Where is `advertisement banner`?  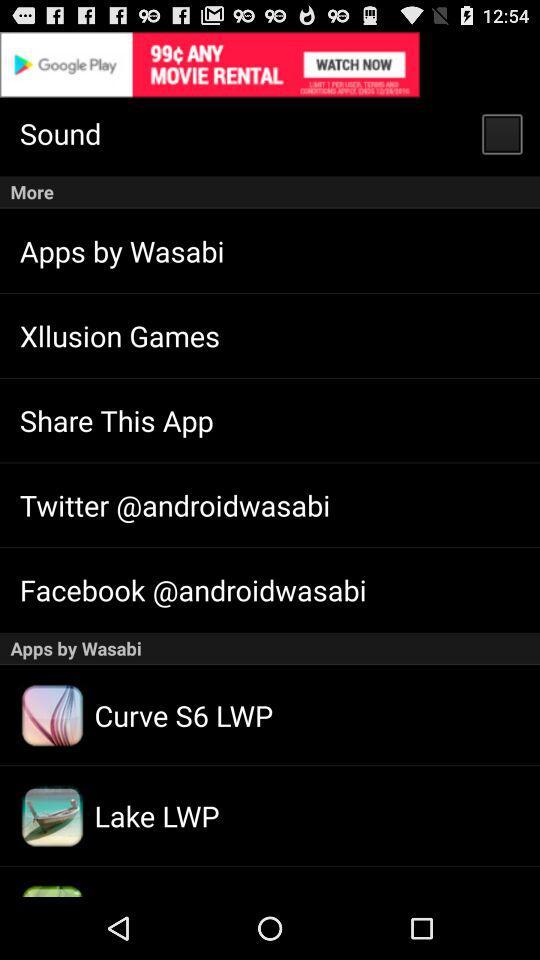 advertisement banner is located at coordinates (270, 64).